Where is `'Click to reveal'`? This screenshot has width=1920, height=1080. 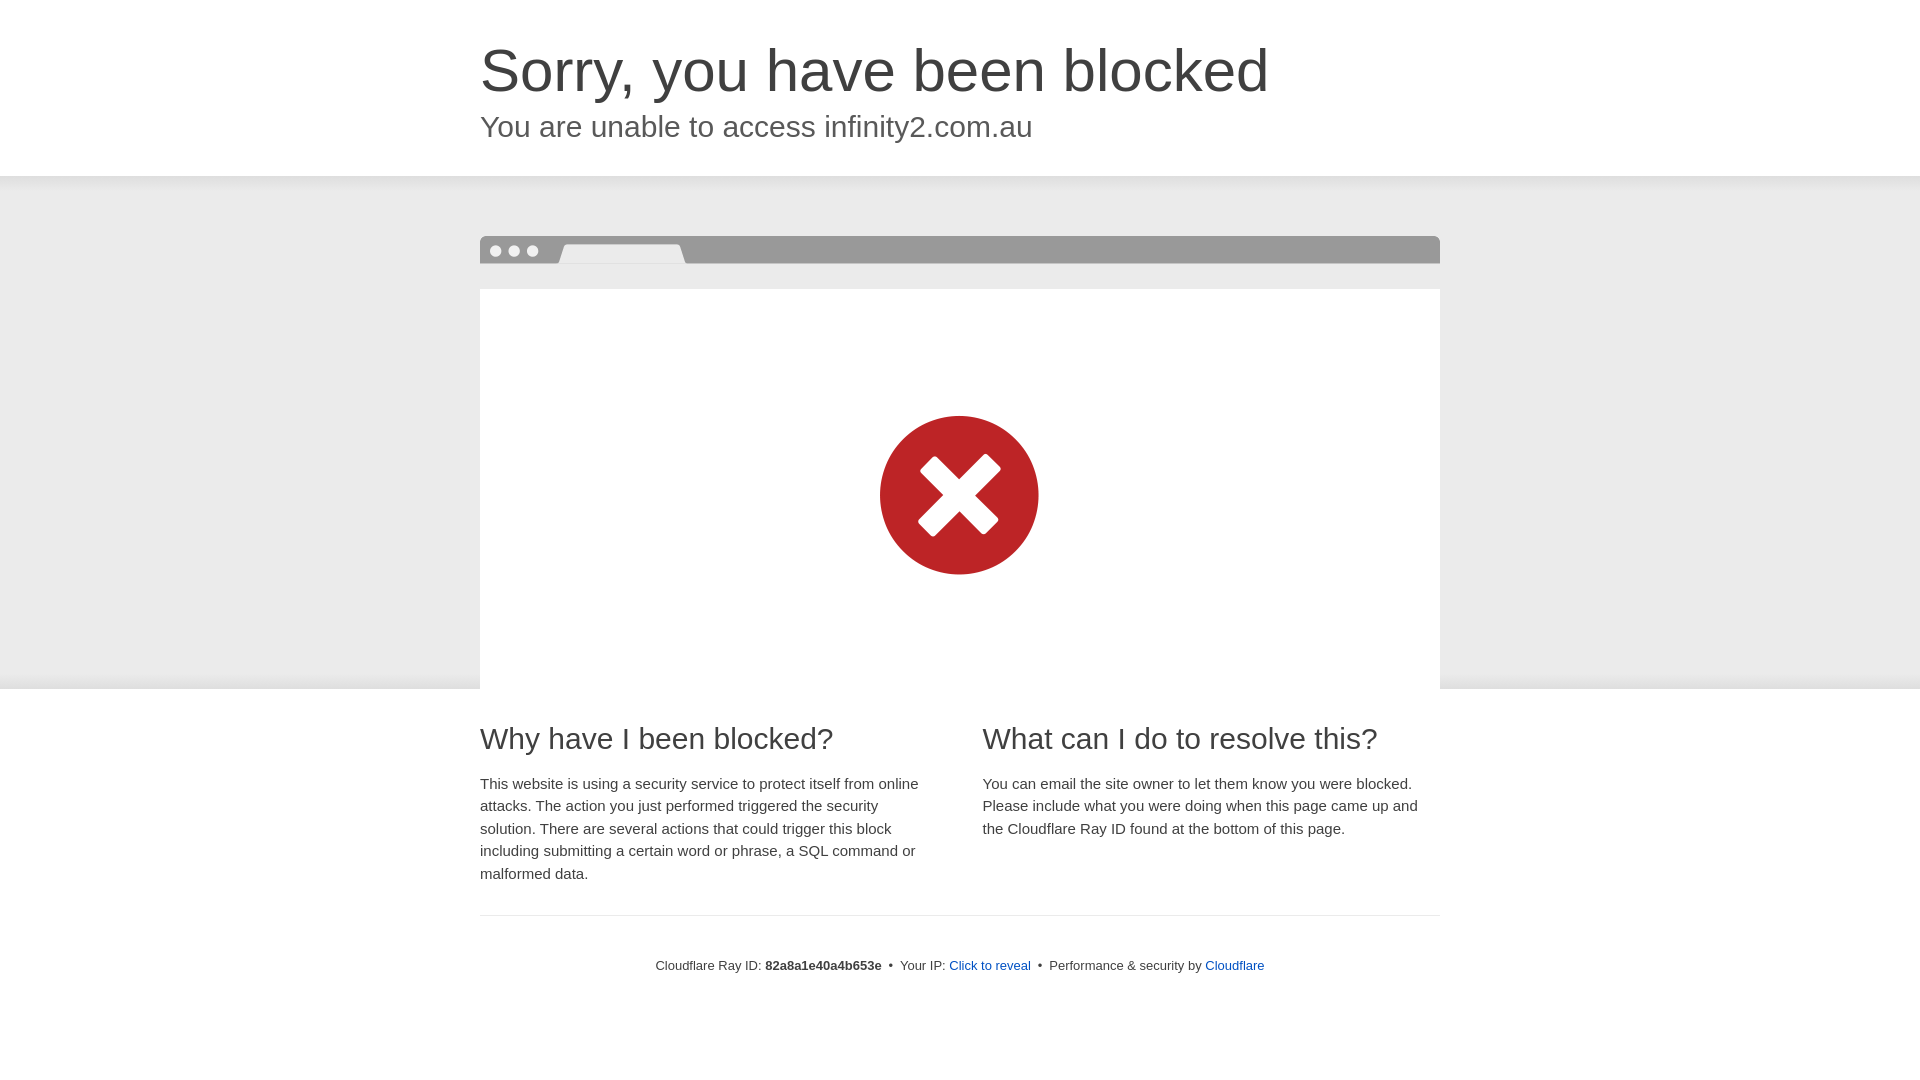
'Click to reveal' is located at coordinates (989, 964).